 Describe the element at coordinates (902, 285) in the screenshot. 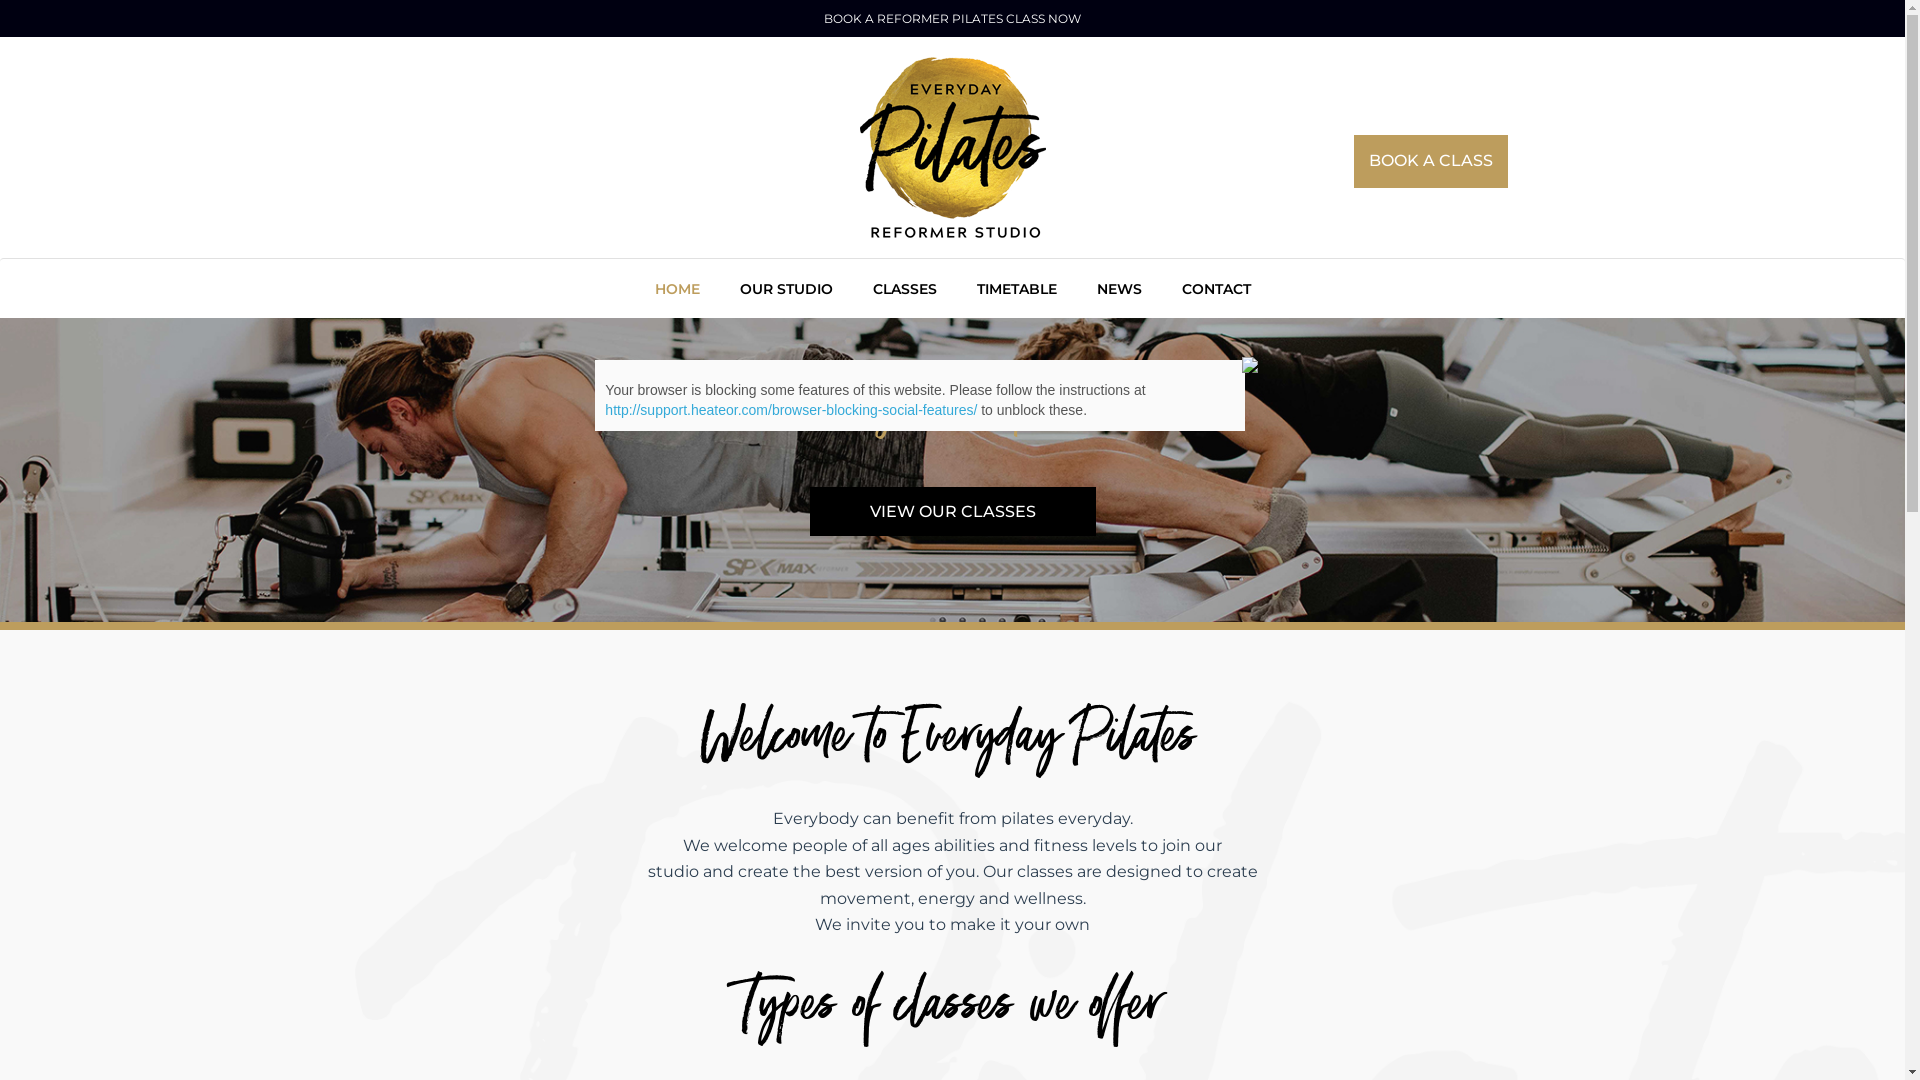

I see `'CLASSES'` at that location.